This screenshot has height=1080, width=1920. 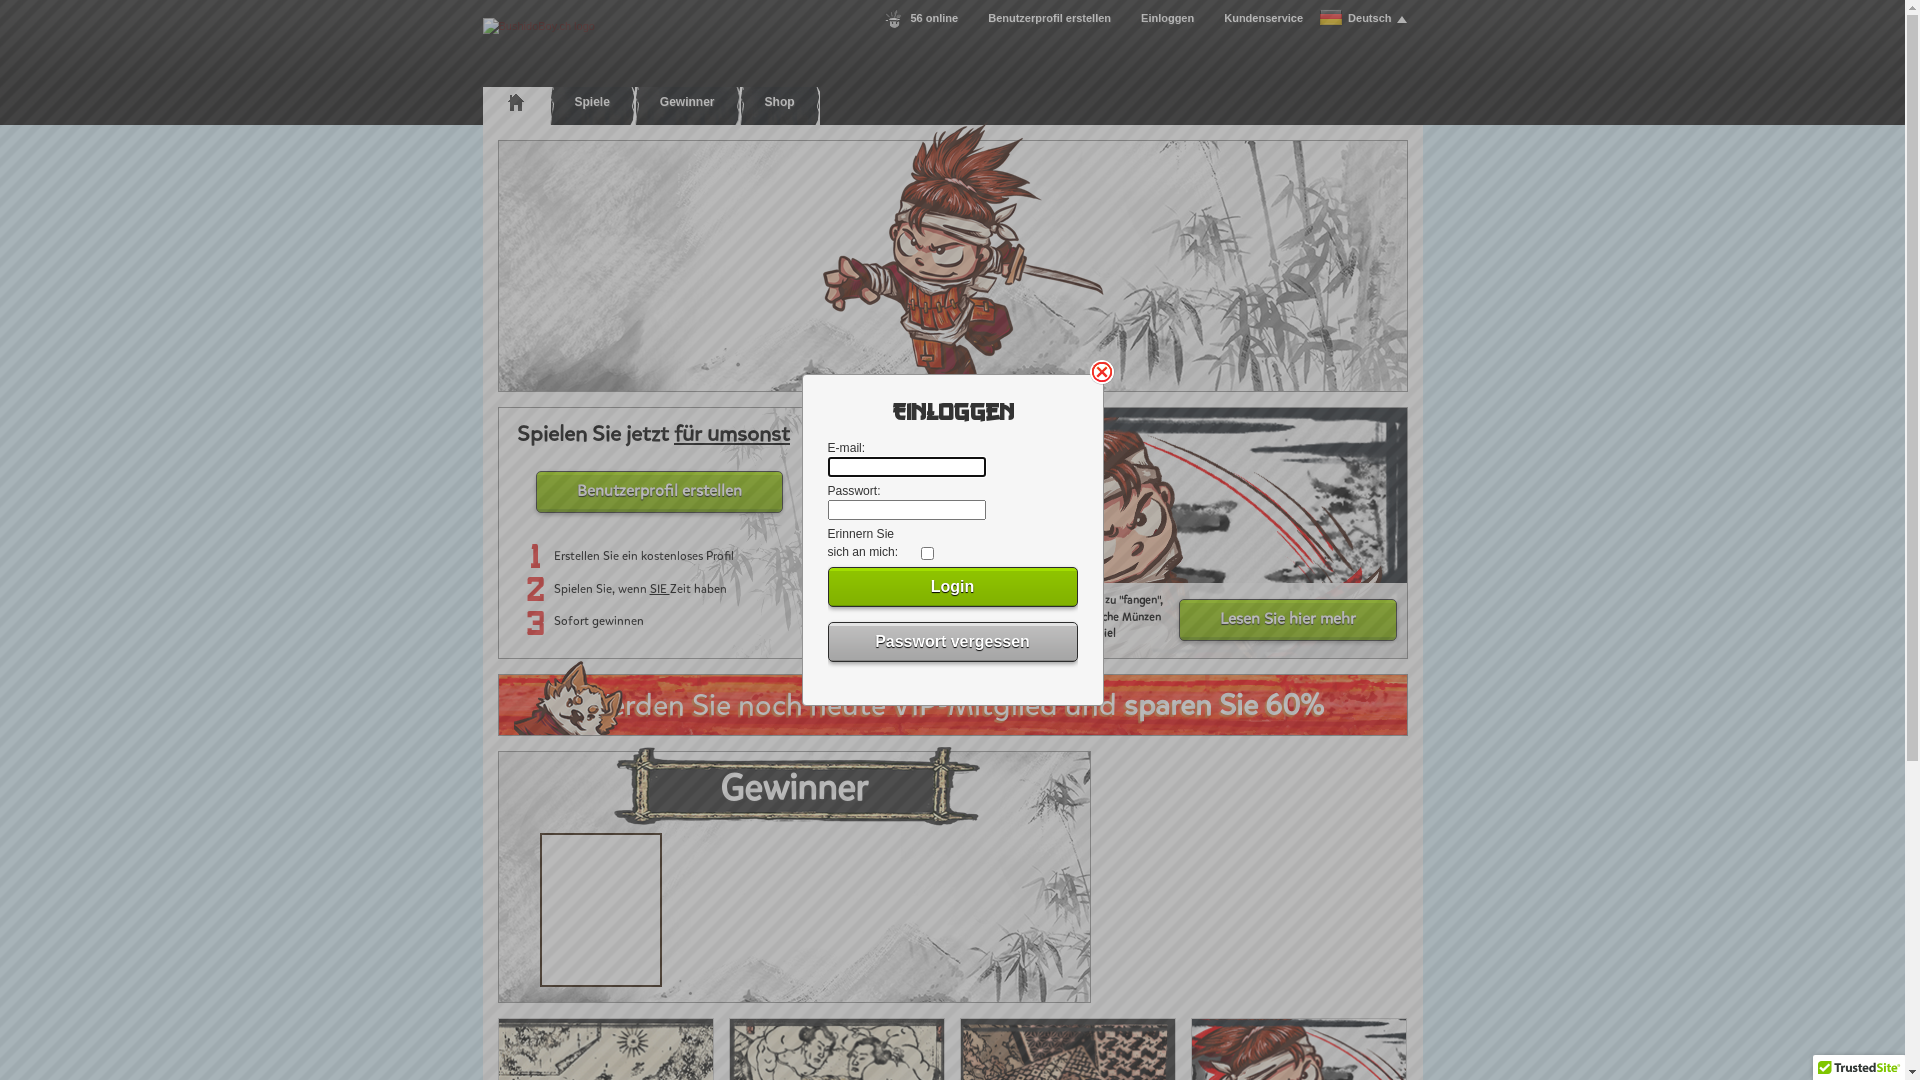 What do you see at coordinates (1262, 18) in the screenshot?
I see `'Kundenservice'` at bounding box center [1262, 18].